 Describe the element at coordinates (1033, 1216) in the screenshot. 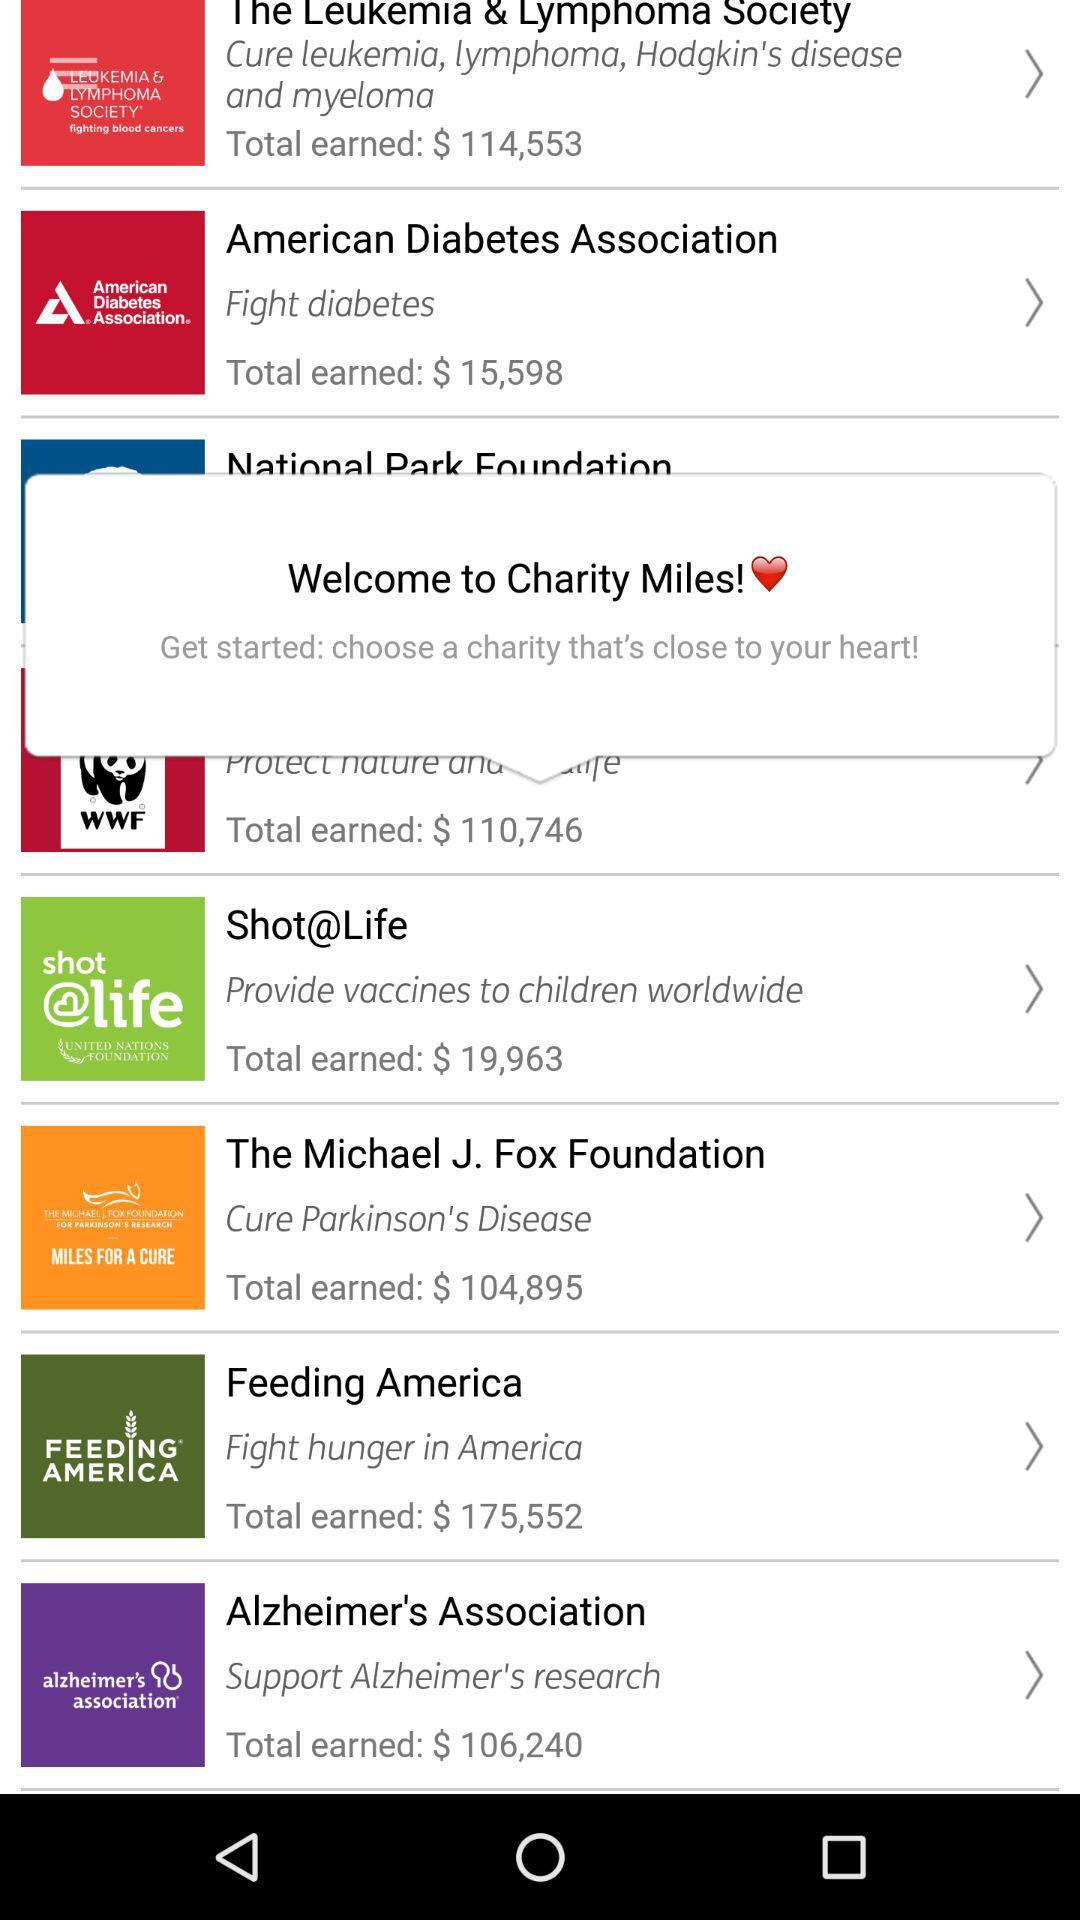

I see `the 3rd button from the bottom right side of the web page` at that location.